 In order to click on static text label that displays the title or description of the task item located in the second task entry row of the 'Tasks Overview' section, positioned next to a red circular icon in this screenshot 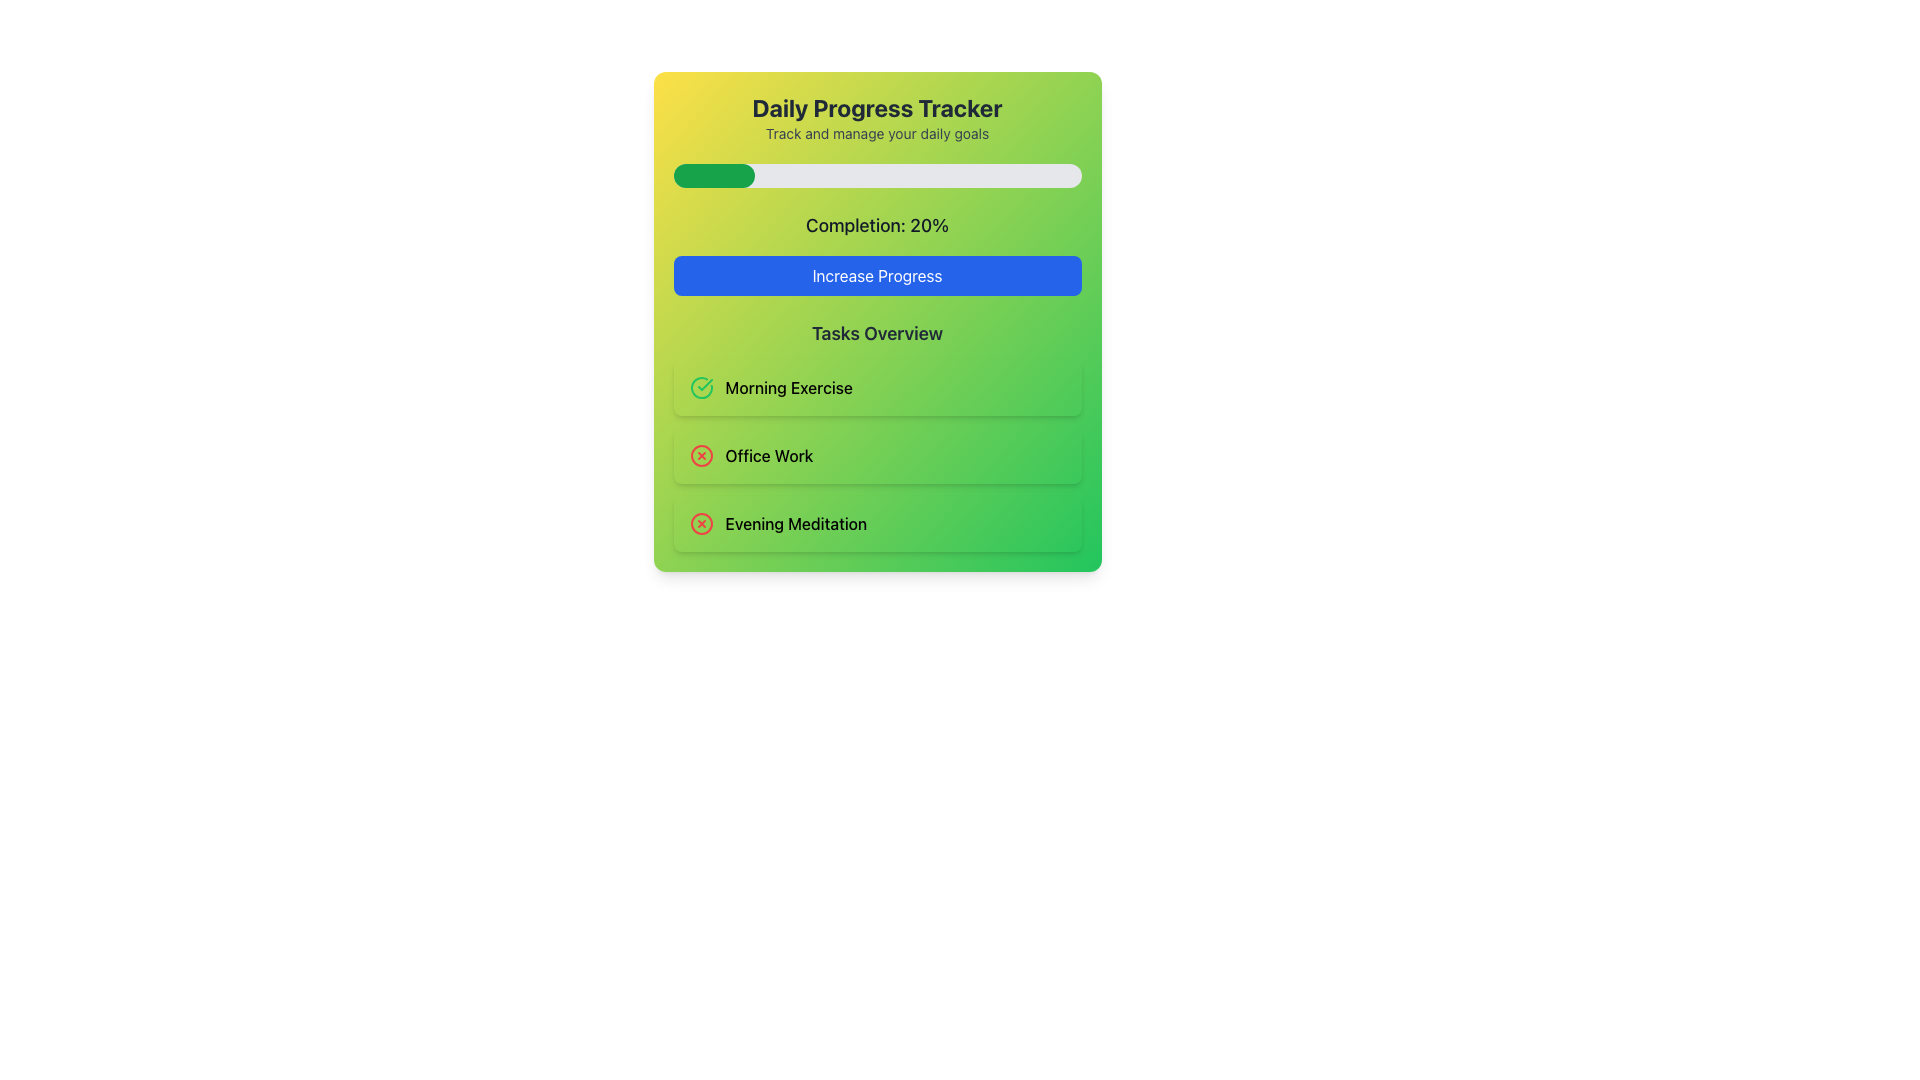, I will do `click(768, 455)`.